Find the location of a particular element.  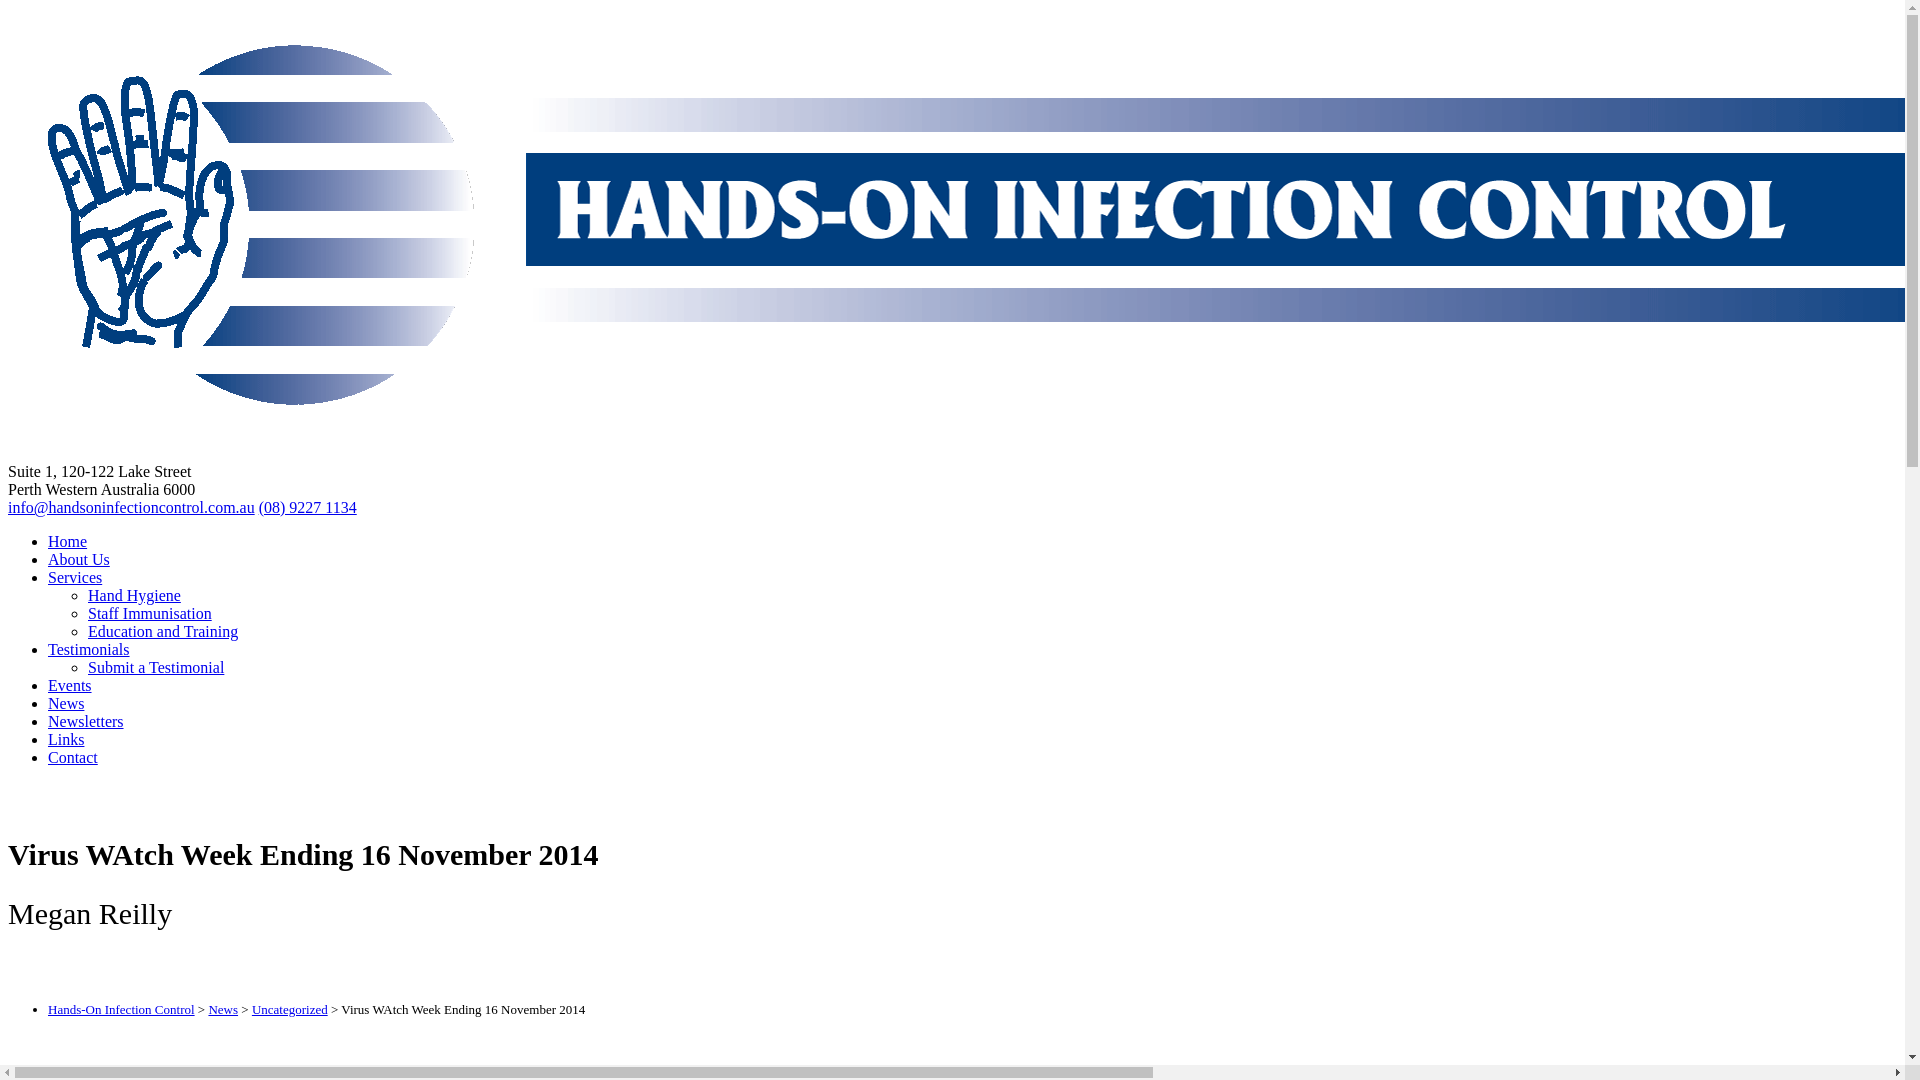

'About Us' is located at coordinates (78, 559).